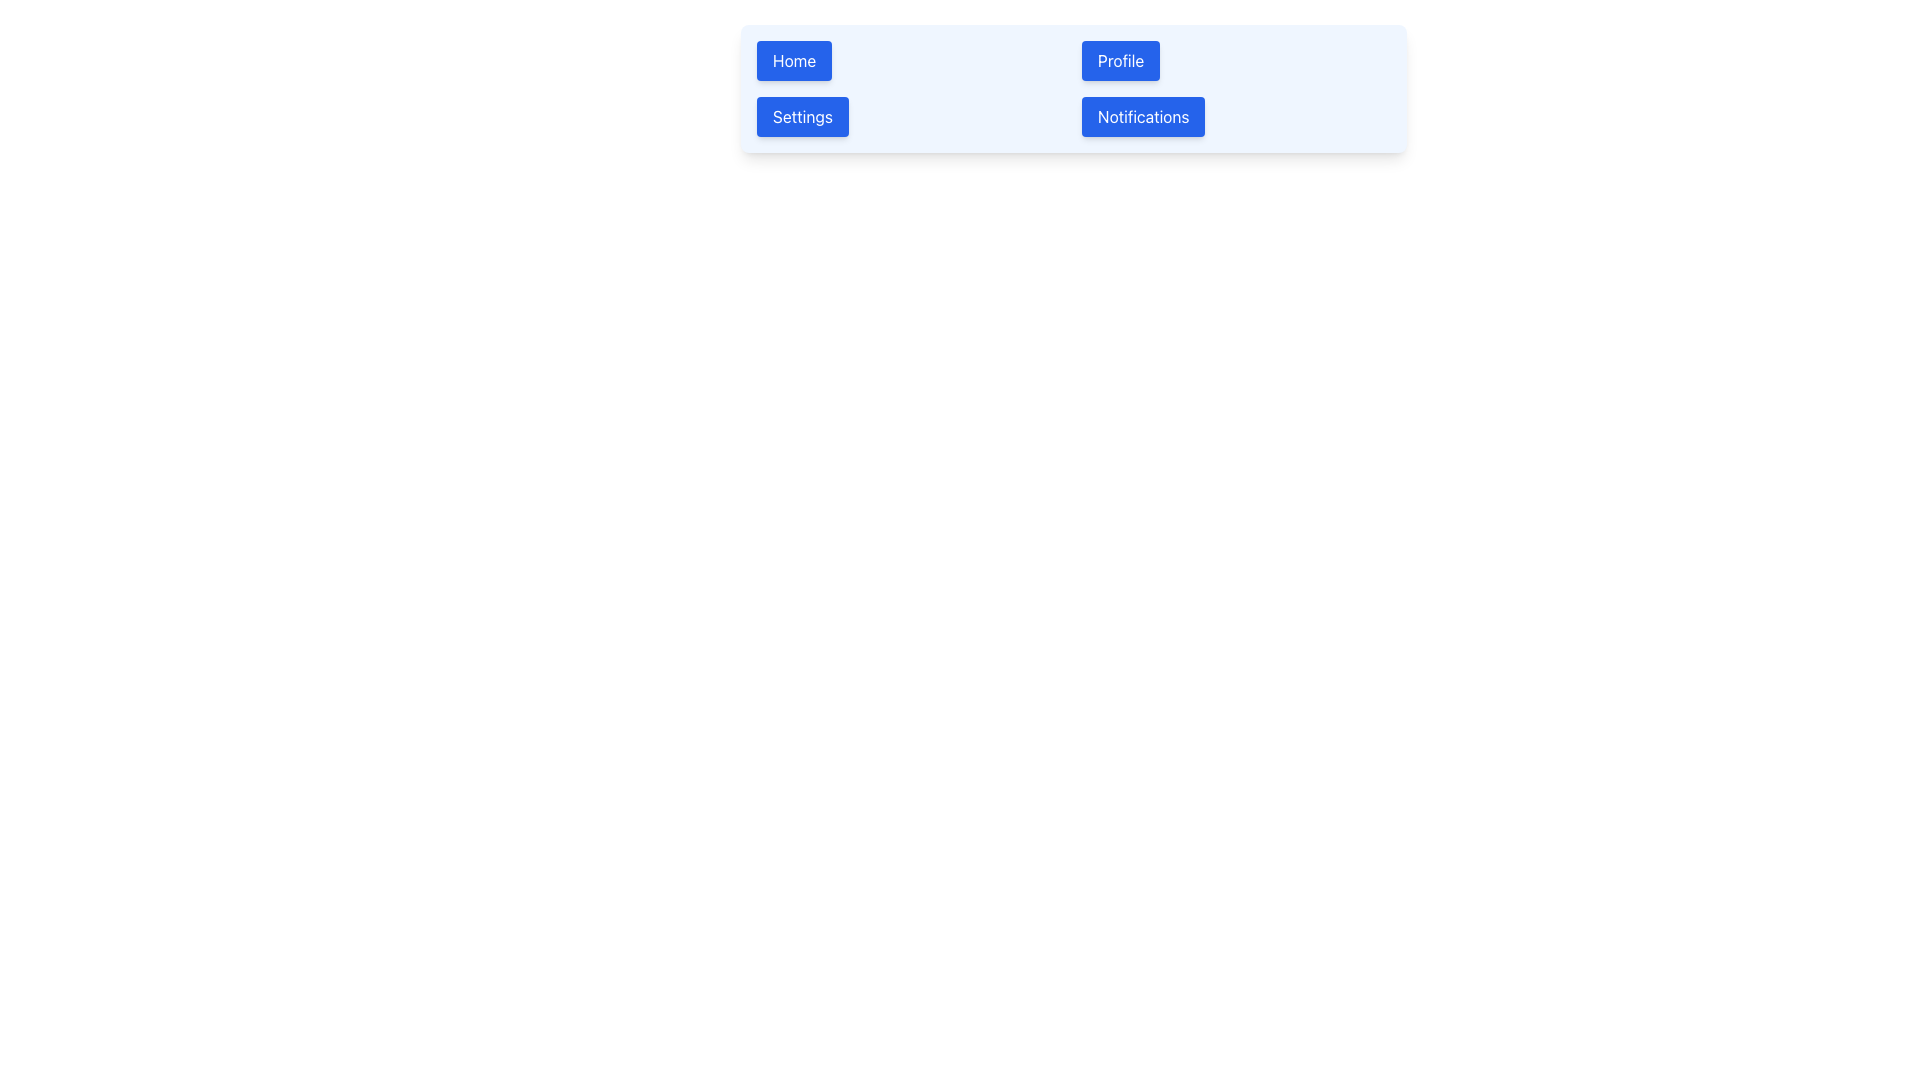 The height and width of the screenshot is (1080, 1920). I want to click on the 'Home' button with a blue background and white text, so click(793, 60).